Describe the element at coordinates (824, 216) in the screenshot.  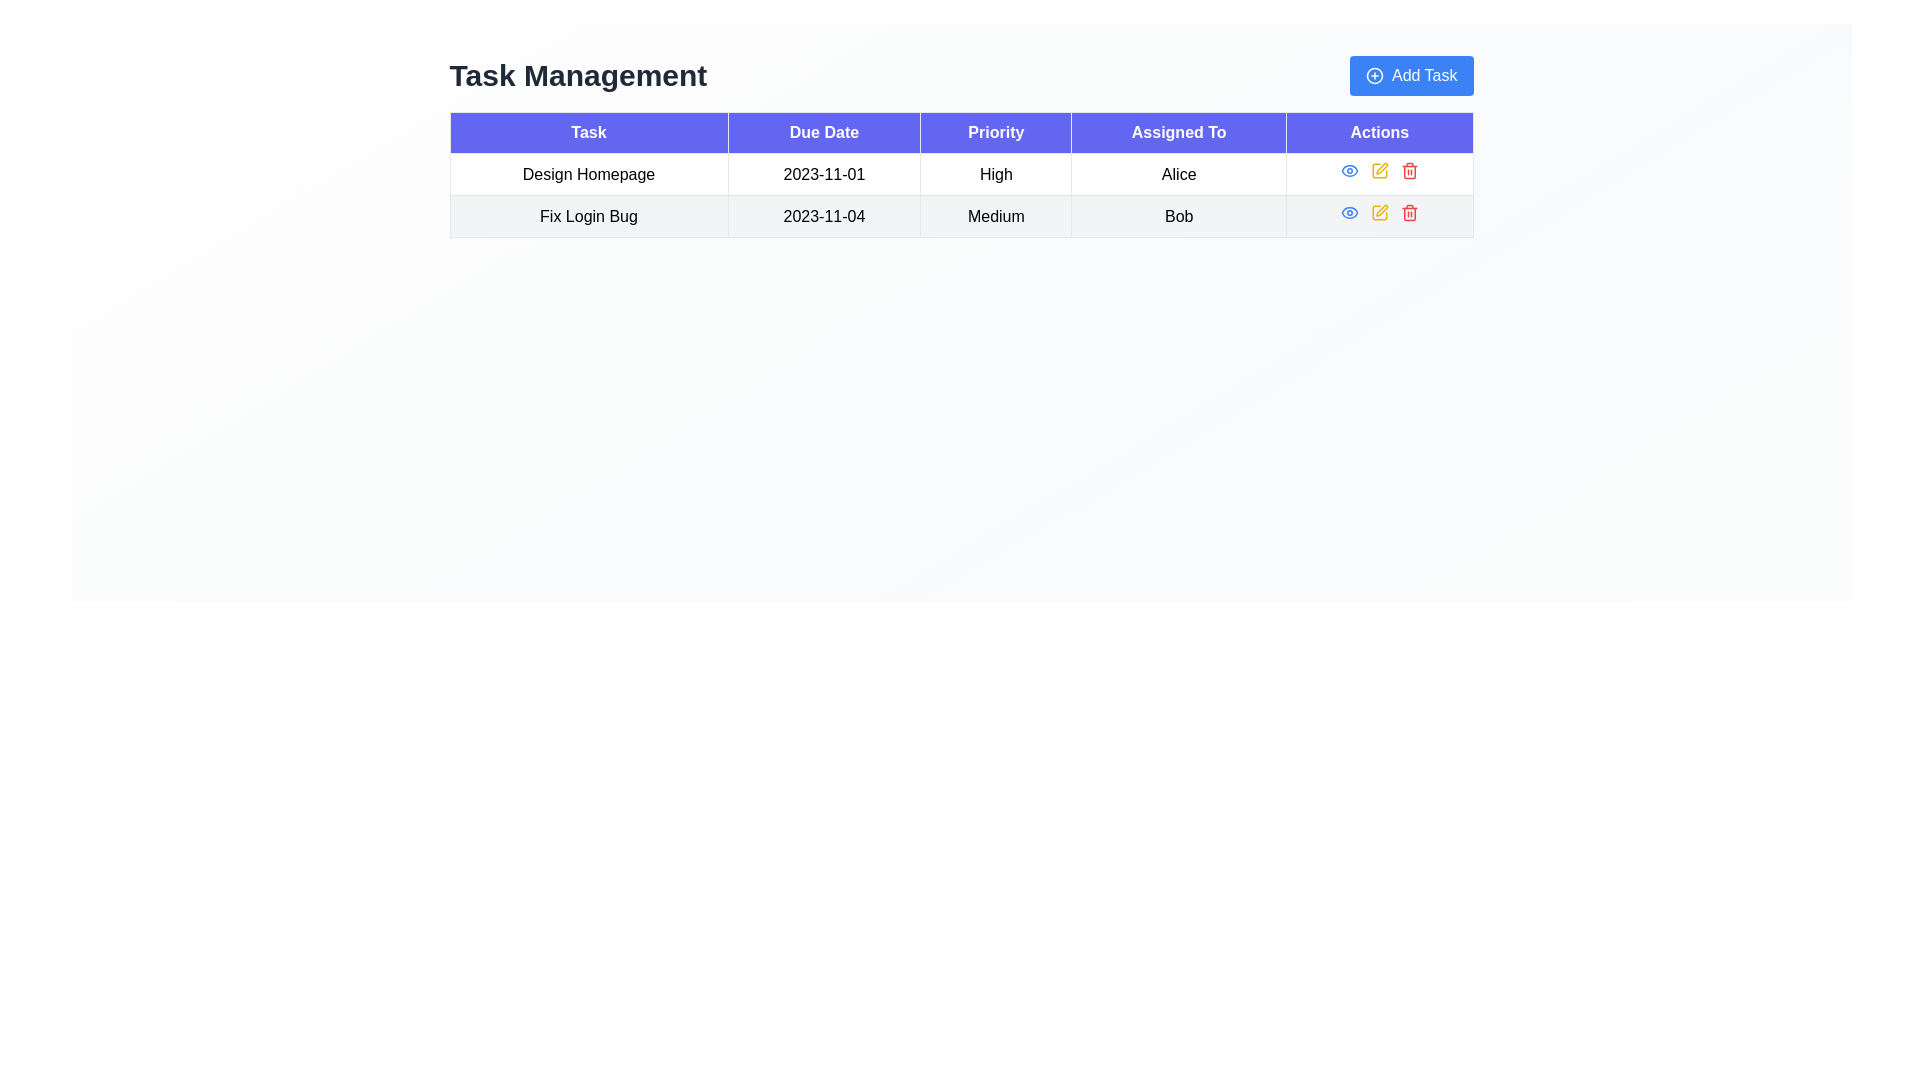
I see `the text label displaying the date '2023-11-04' which is located in the second row and second column under the 'Due Date' column for the task 'Fix Login Bug'` at that location.